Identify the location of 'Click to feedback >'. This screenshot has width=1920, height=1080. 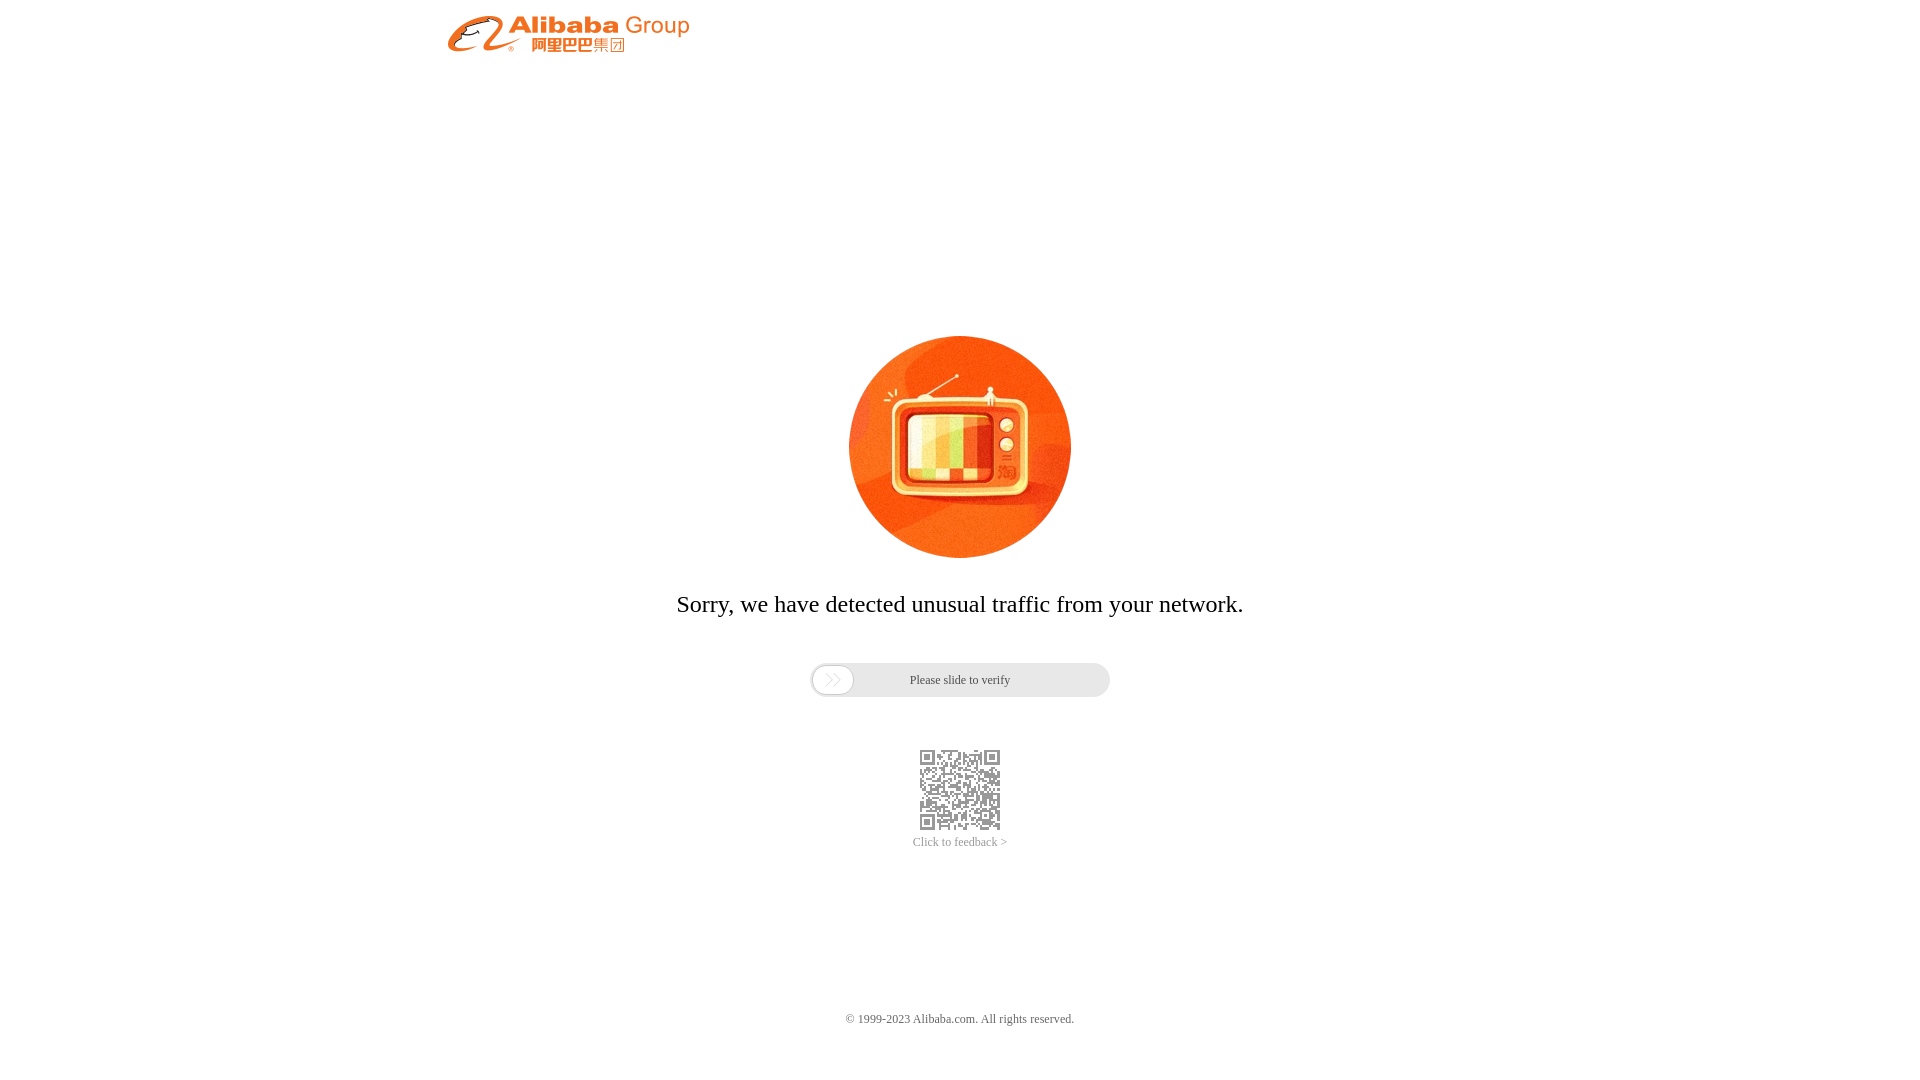
(960, 842).